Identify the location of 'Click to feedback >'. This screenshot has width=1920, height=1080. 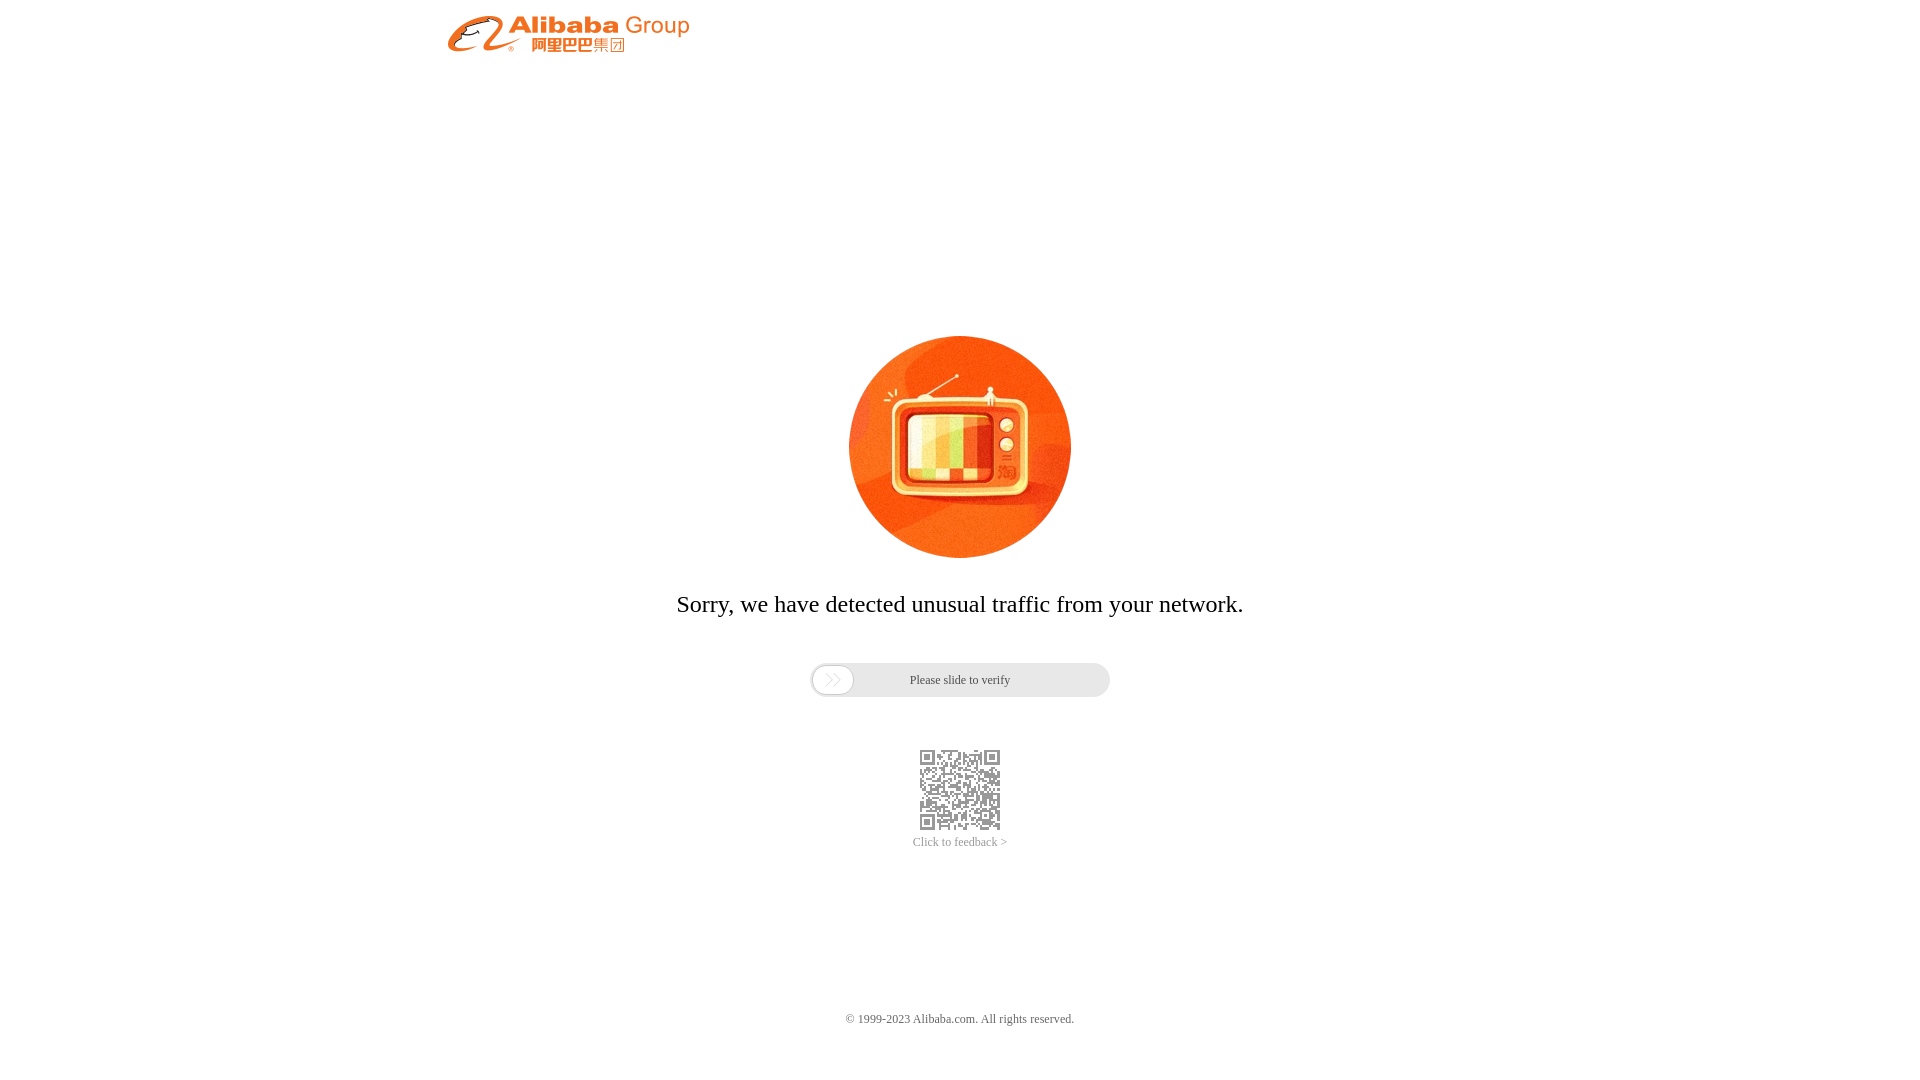
(960, 842).